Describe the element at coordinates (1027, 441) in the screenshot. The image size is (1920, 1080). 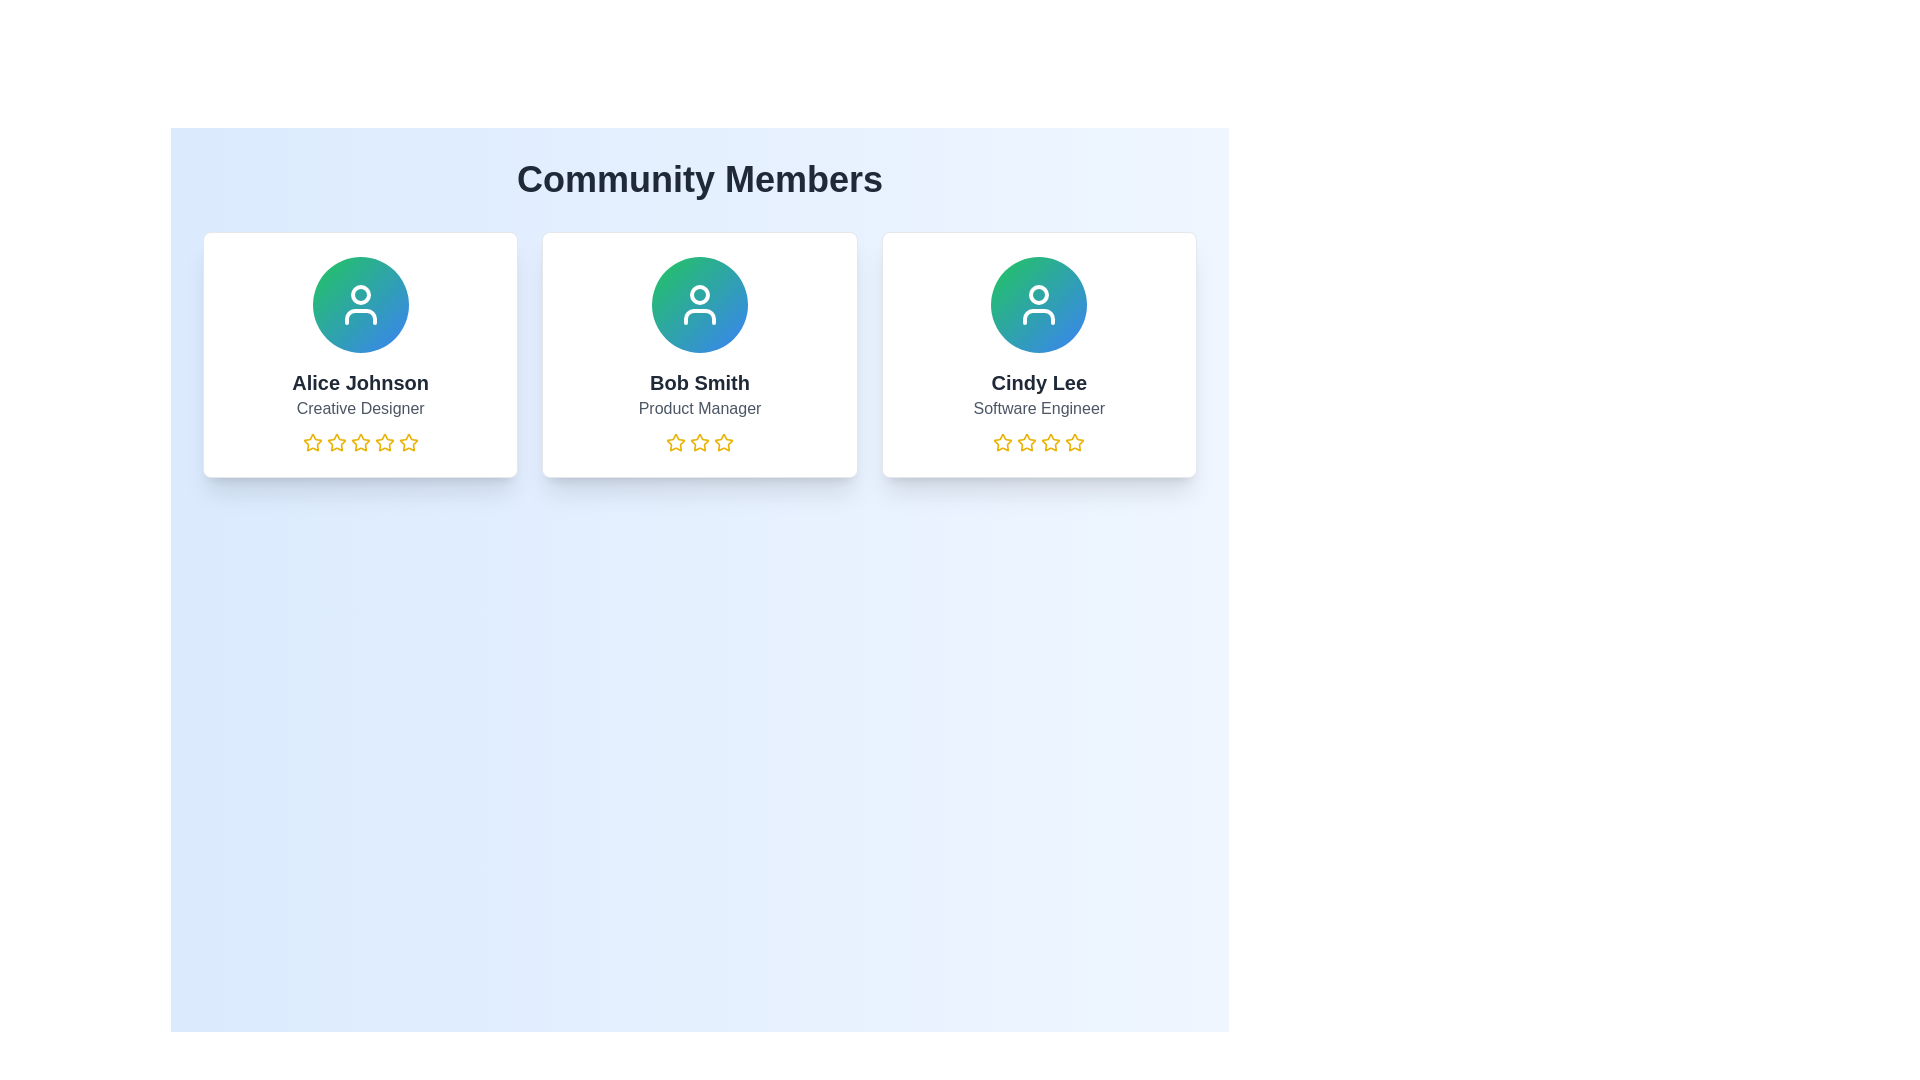
I see `the second star icon` at that location.